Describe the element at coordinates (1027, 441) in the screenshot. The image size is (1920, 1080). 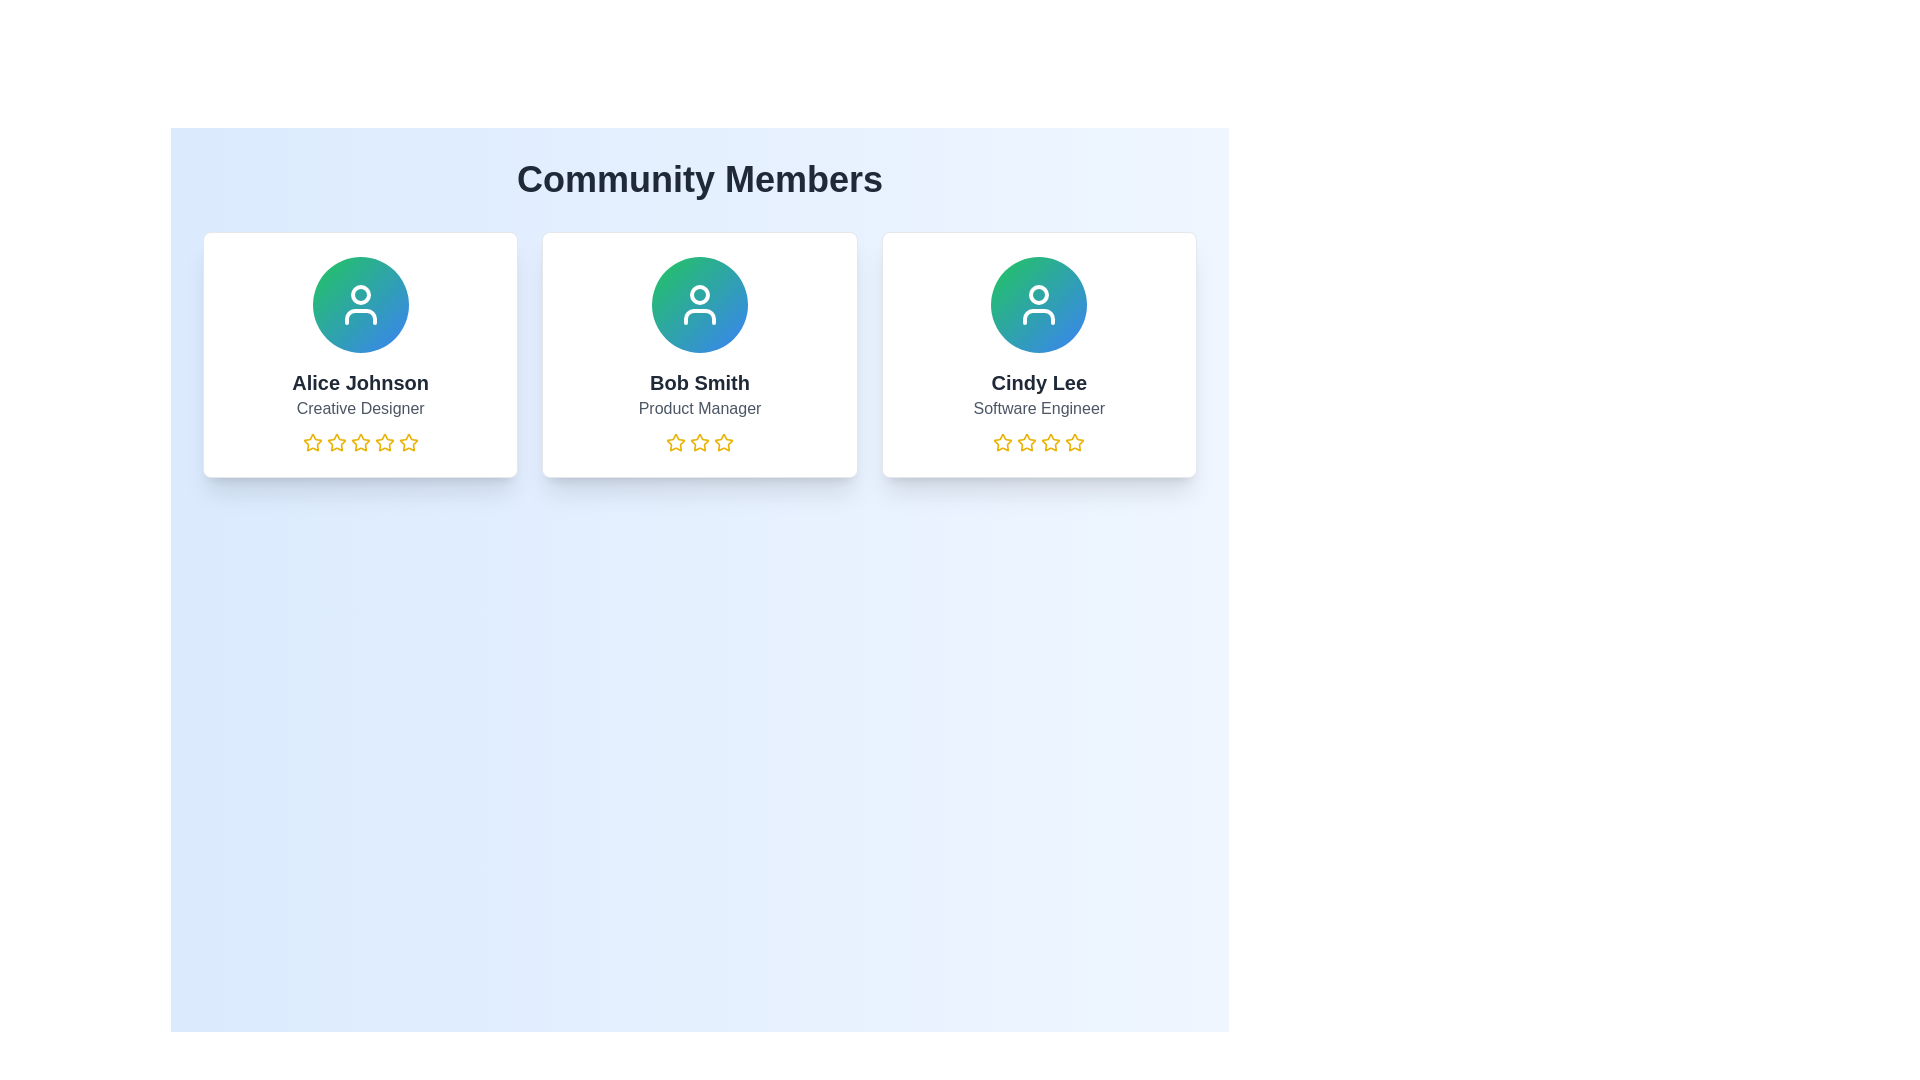
I see `the second star icon` at that location.